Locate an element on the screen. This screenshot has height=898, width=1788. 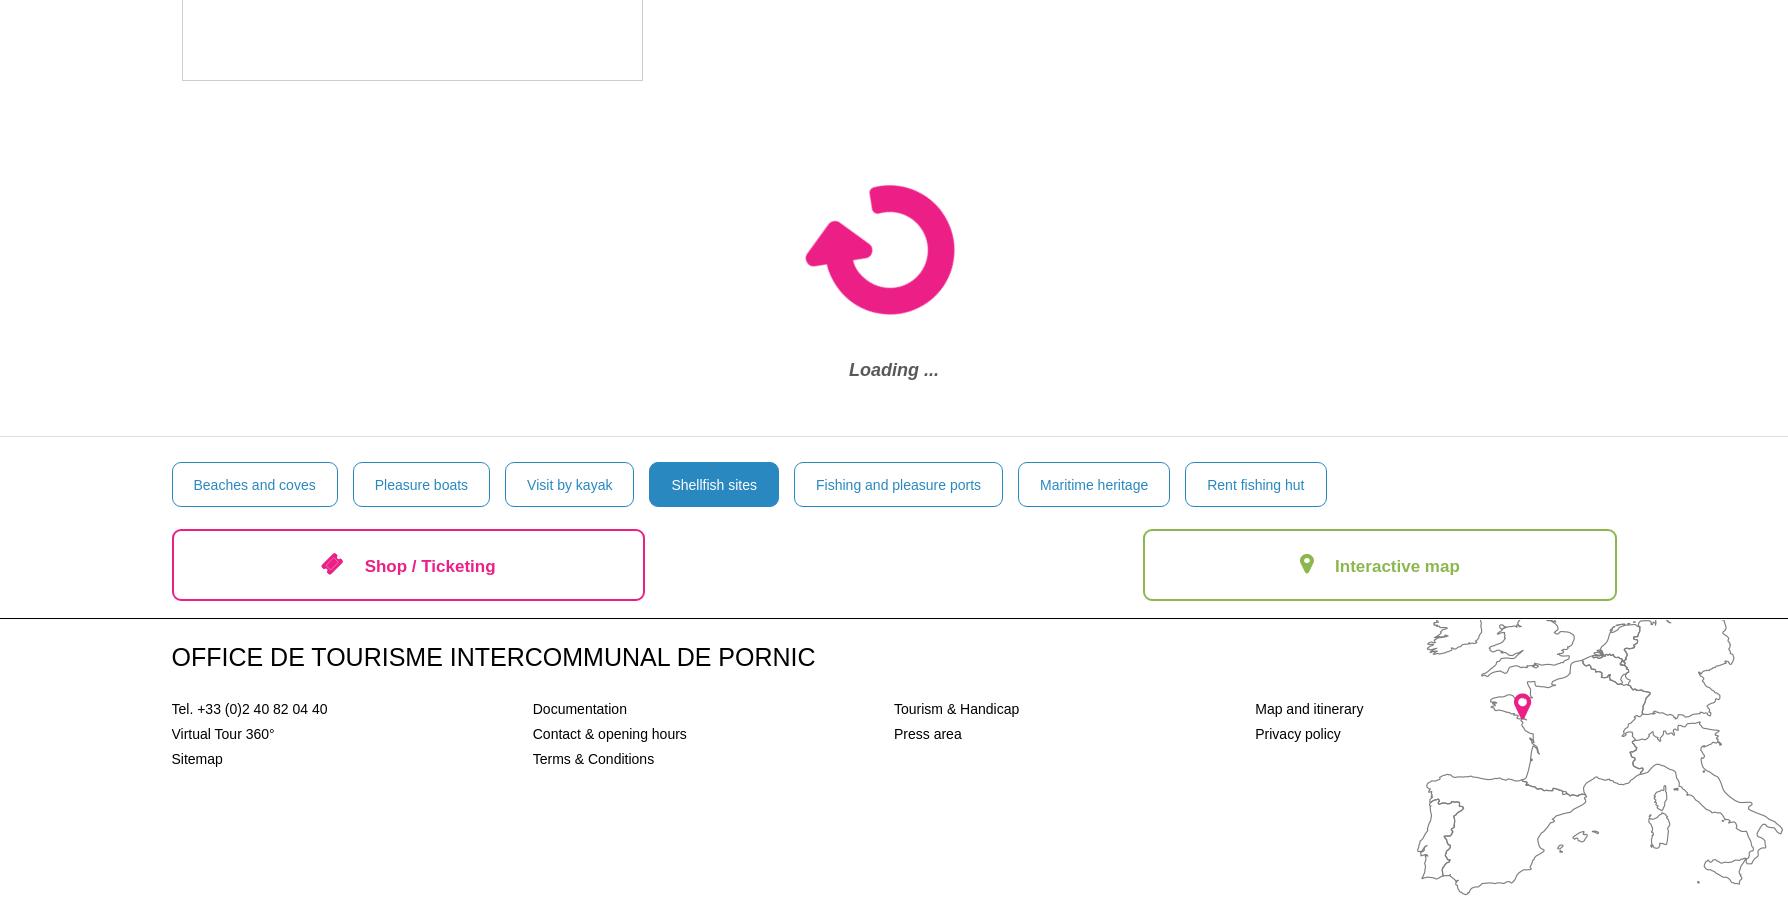
'Loading ...' is located at coordinates (894, 369).